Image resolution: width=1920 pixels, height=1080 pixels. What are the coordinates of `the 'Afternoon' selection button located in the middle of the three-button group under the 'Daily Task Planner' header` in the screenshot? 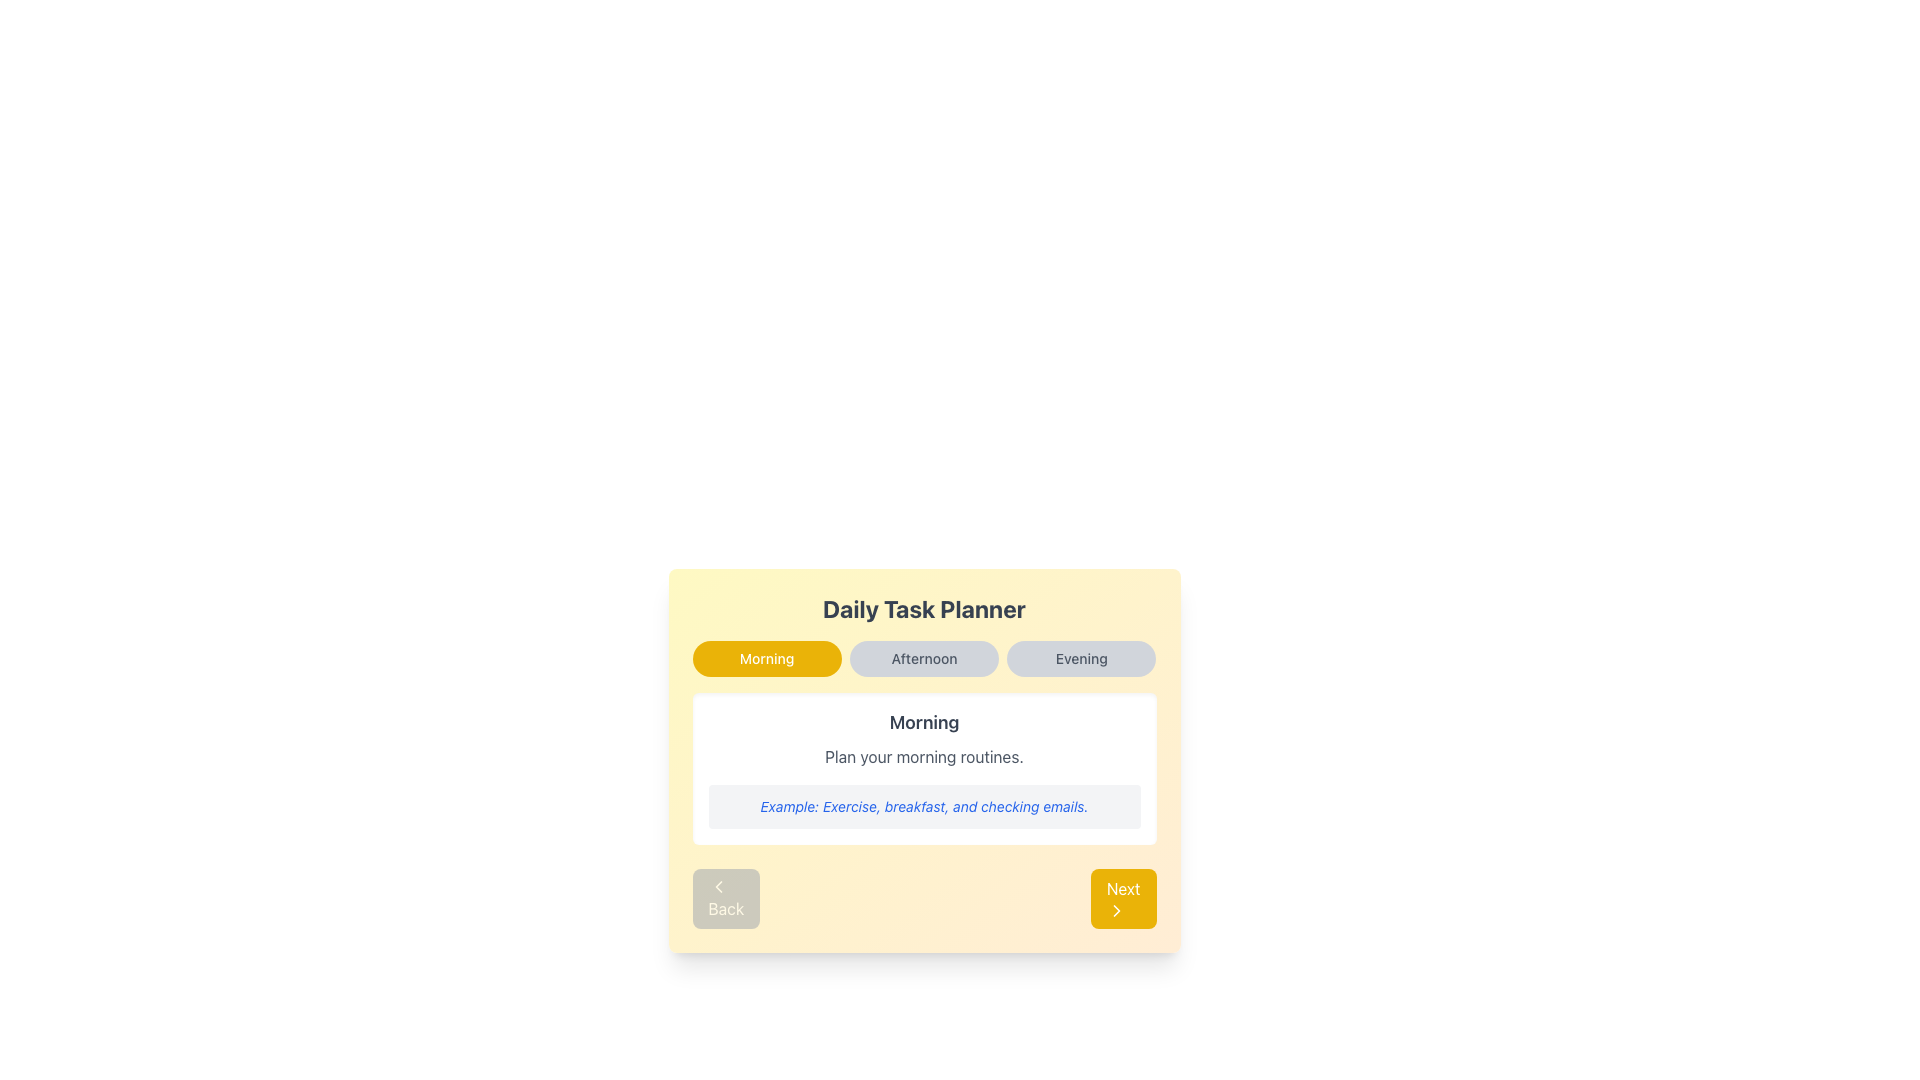 It's located at (923, 659).